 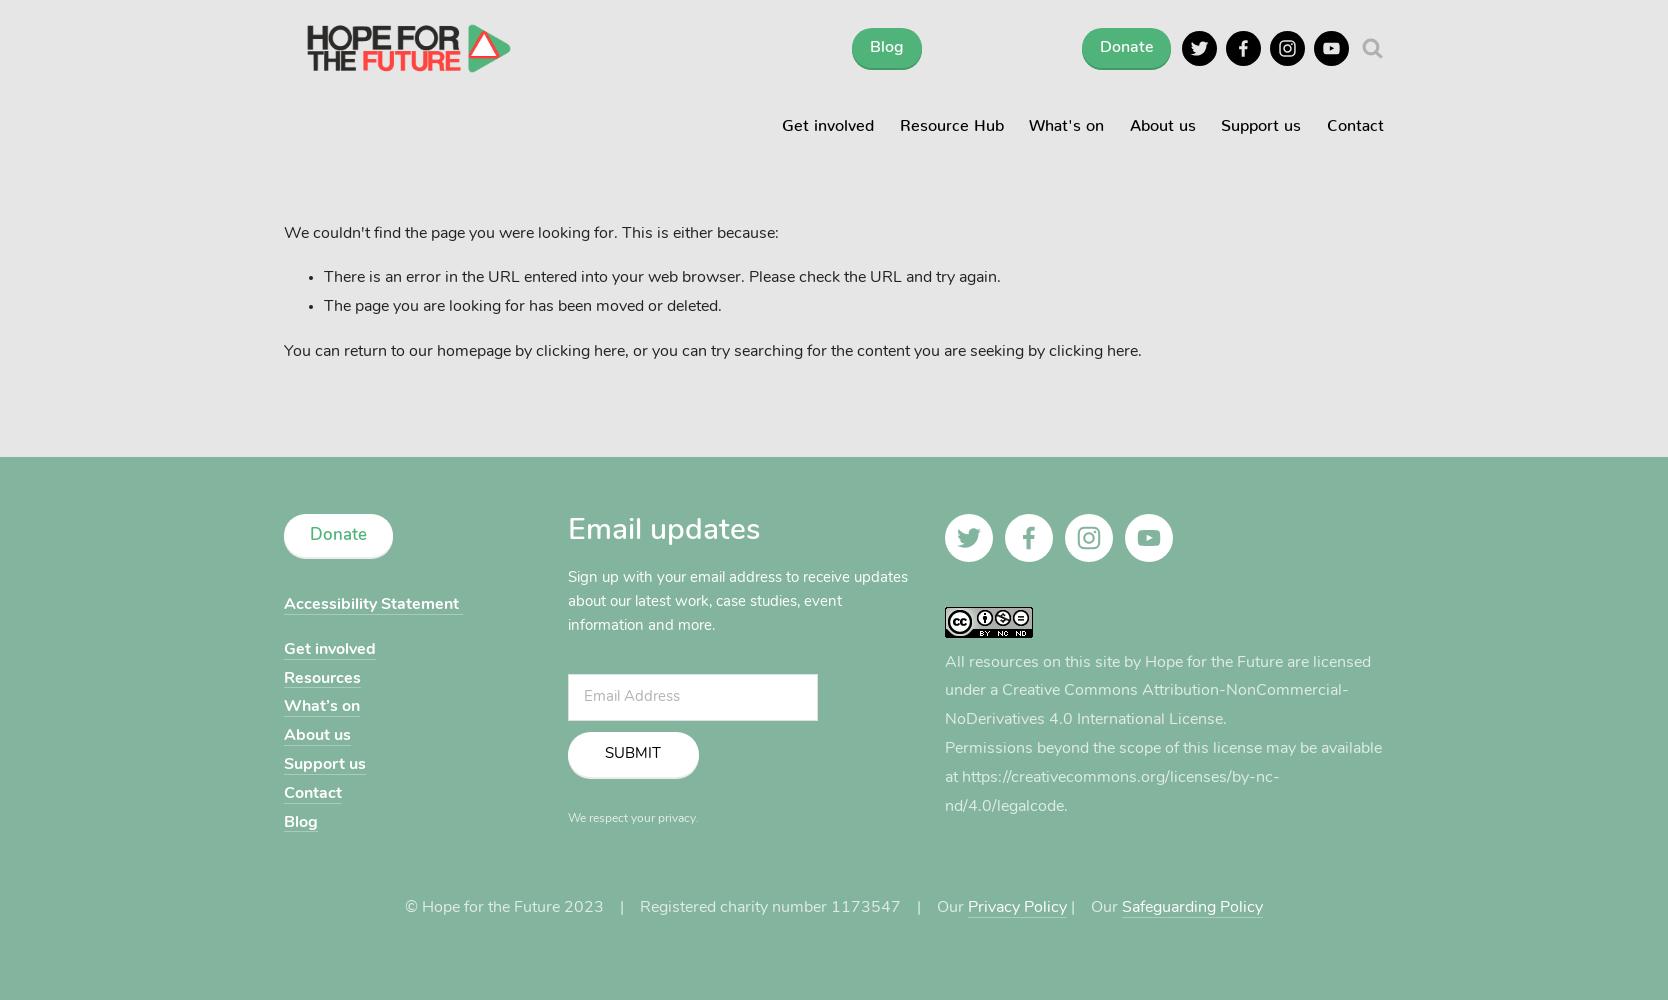 What do you see at coordinates (566, 817) in the screenshot?
I see `'We respect your privacy.'` at bounding box center [566, 817].